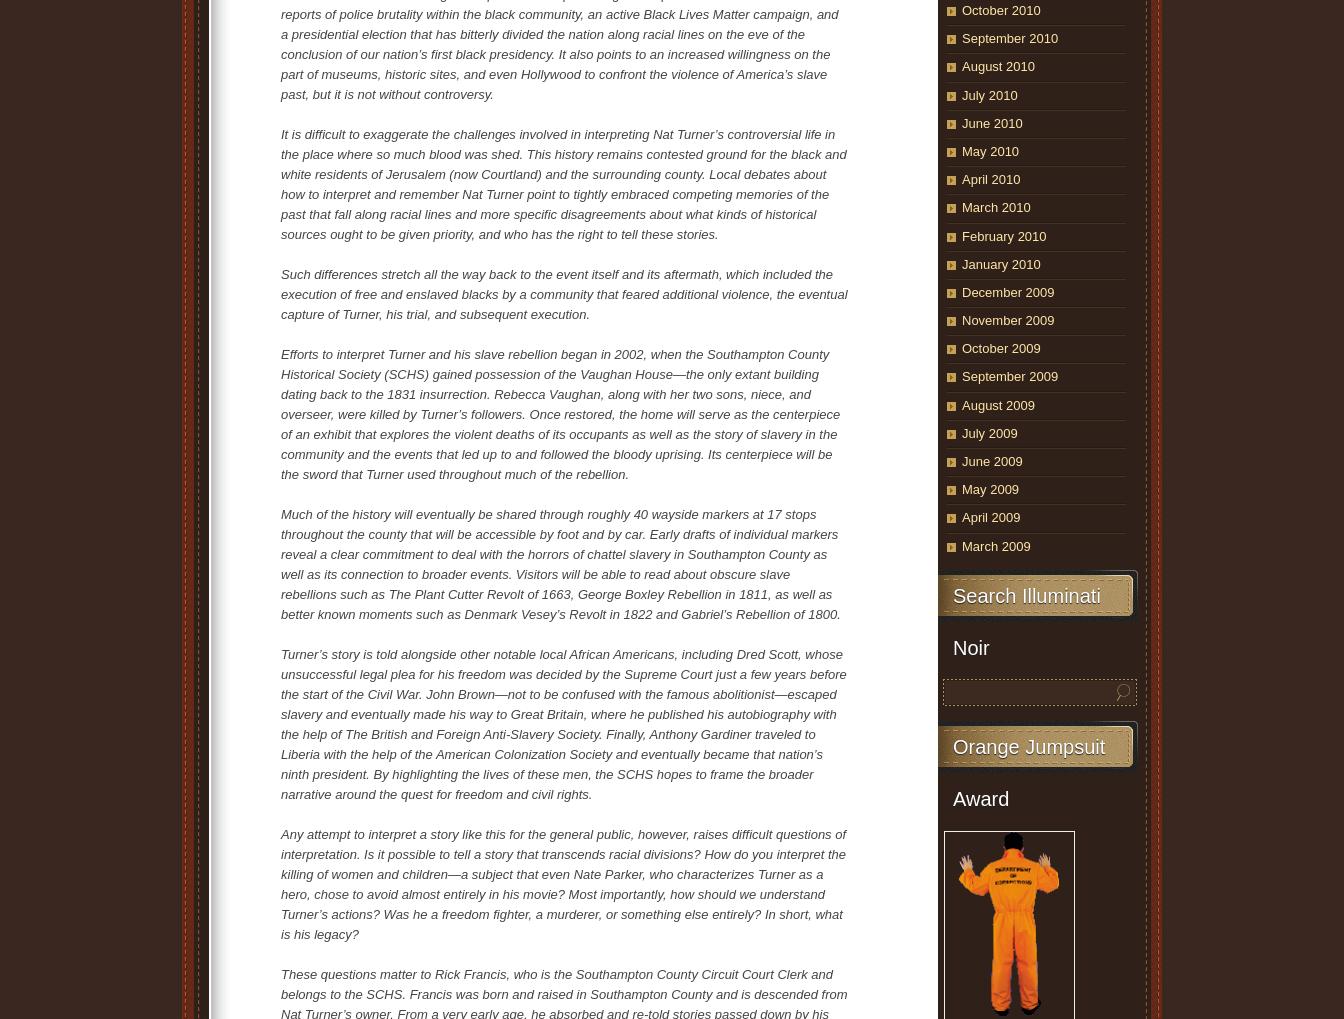  I want to click on 'Efforts to interpret Turner and his slave rebellion began in 2002, when the Southampton County Historical Society (SCHS) gained possession of the Vaughan House—the only extant building dating back to the 1831 insurrection. Rebecca Vaughan, along with her two sons, niece, and overseer, were killed by Turner’s followers. Once restored, the home will serve as the centerpiece of an exhibit that explores the violent deaths of its occupants as well as the story of slavery in the community and the events that led up to and followed the bloody uprising. Its centerpiece will be the sword that Turner used throughout much of the rebellion.', so click(560, 412).